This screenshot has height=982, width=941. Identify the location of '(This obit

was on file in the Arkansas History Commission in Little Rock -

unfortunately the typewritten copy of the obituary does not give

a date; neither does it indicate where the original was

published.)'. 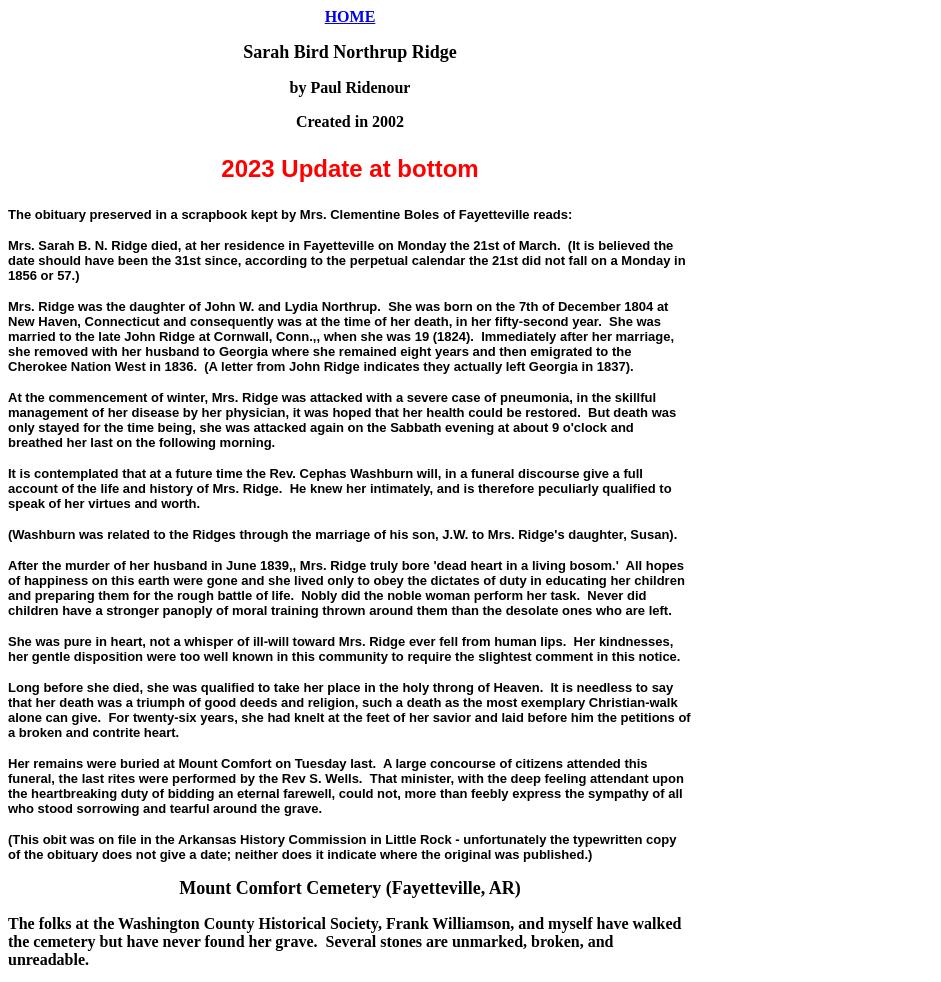
(7, 846).